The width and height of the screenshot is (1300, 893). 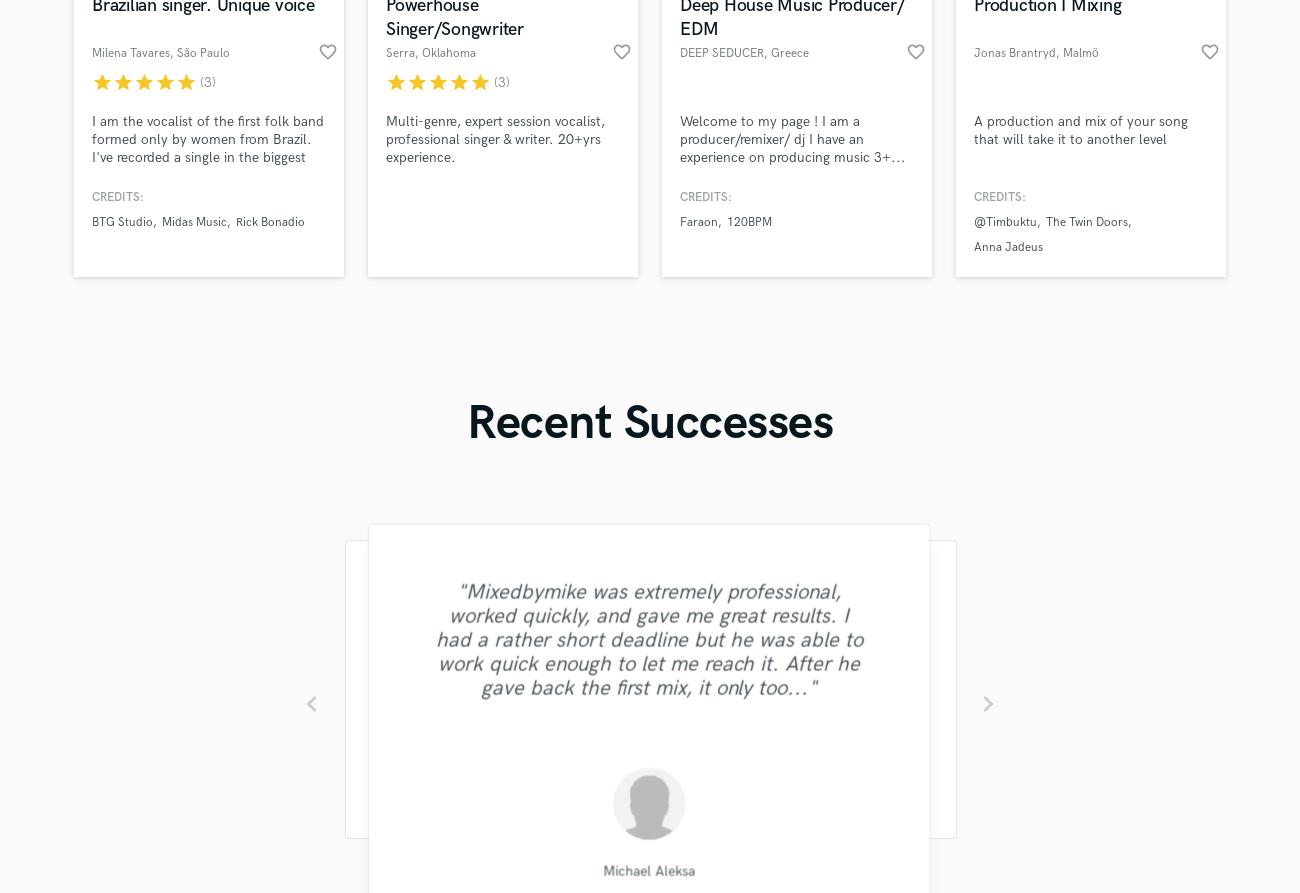 What do you see at coordinates (514, 445) in the screenshot?
I see `'Viola'` at bounding box center [514, 445].